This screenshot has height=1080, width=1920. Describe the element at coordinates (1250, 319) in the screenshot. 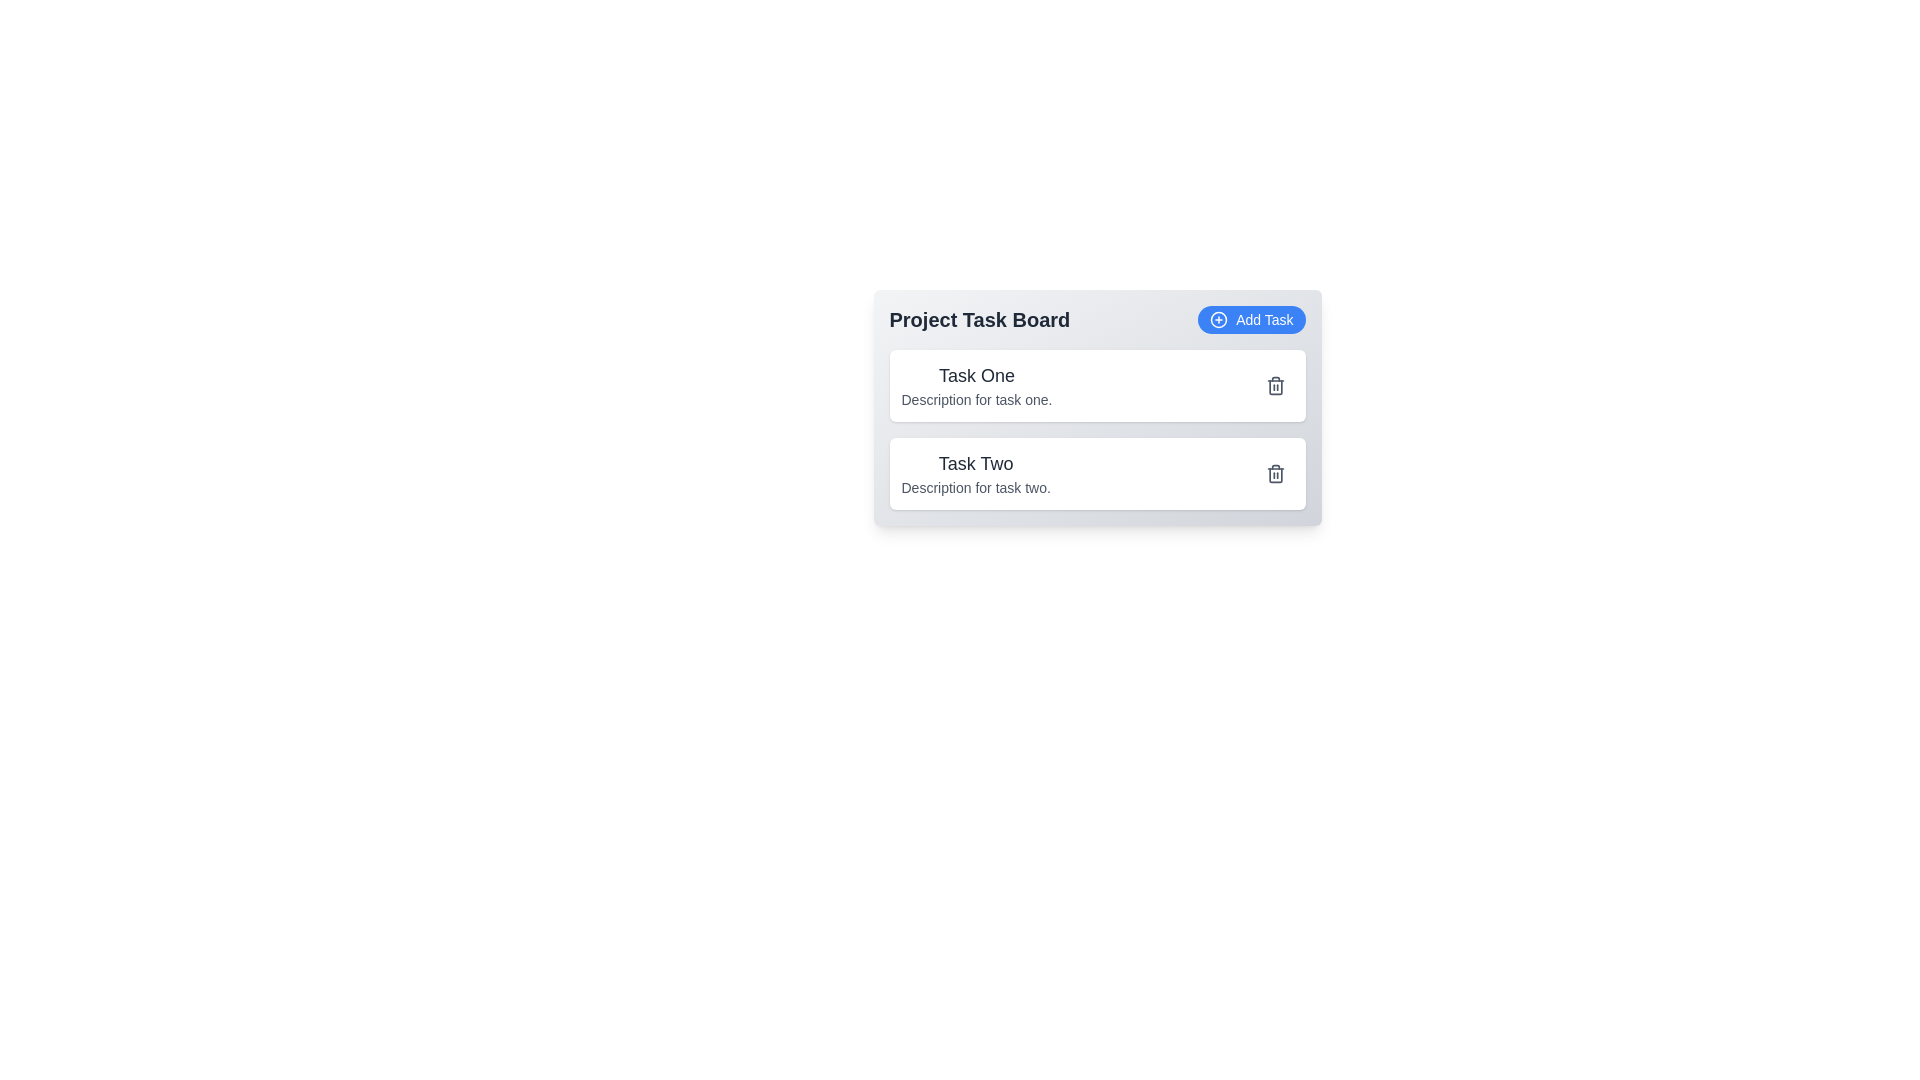

I see `the blue button labeled 'Add Task' with a plus icon, located in the top-right corner of the 'Project Task Board' section` at that location.